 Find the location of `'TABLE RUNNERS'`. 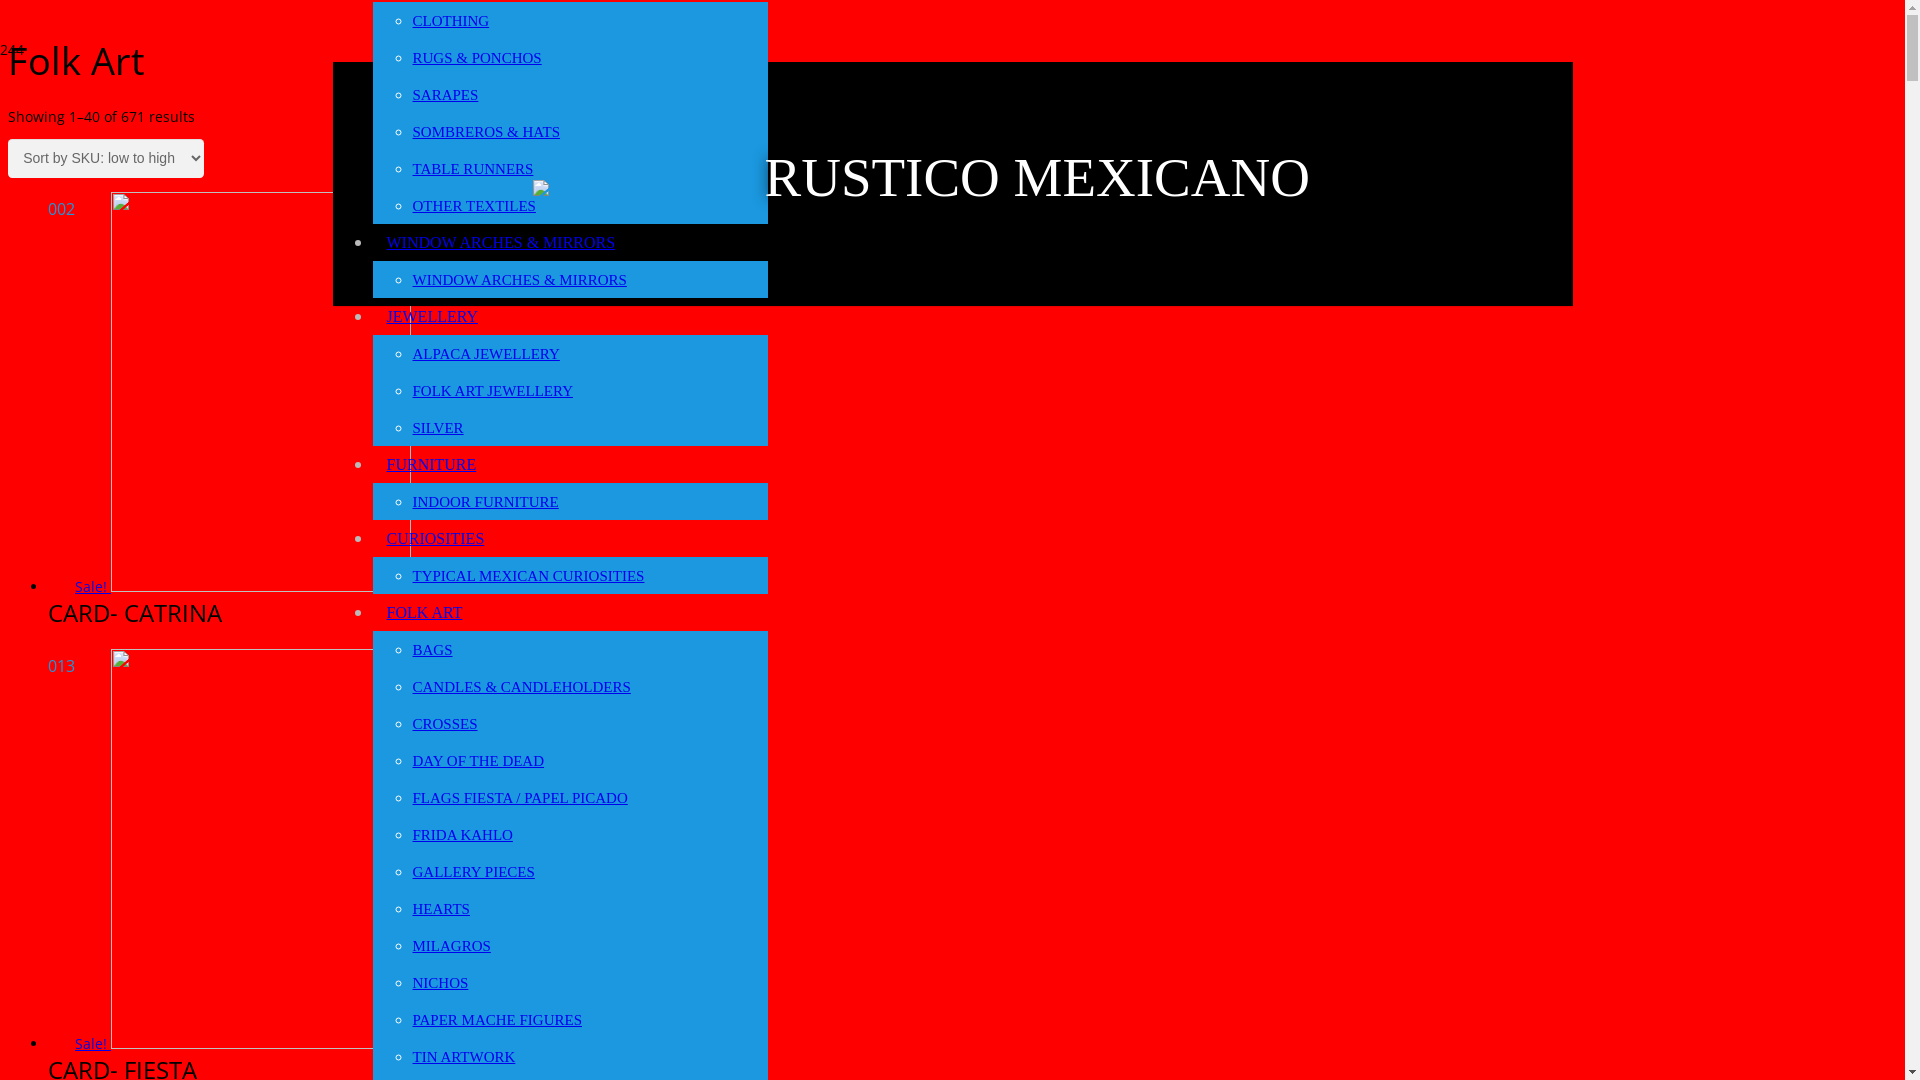

'TABLE RUNNERS' is located at coordinates (471, 168).